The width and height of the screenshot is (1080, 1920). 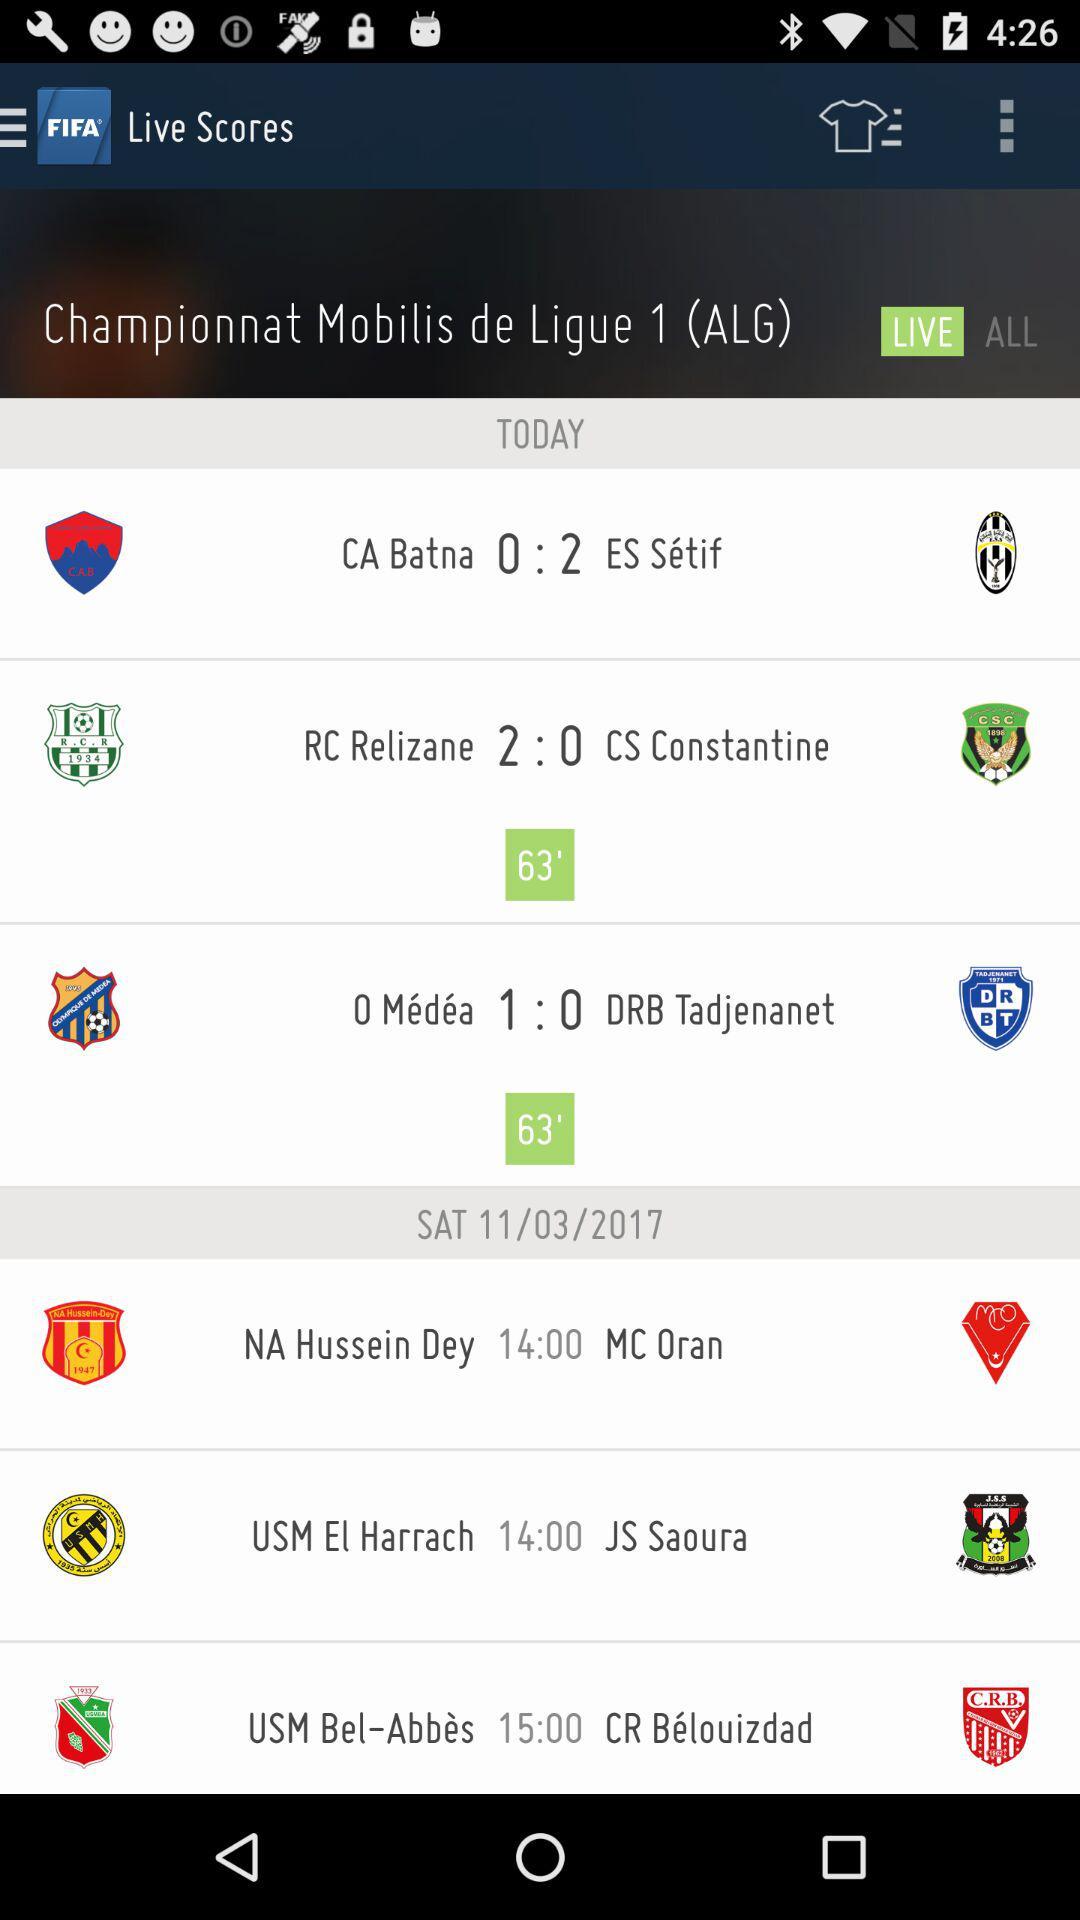 What do you see at coordinates (540, 1355) in the screenshot?
I see `item below the sat 11 03` at bounding box center [540, 1355].